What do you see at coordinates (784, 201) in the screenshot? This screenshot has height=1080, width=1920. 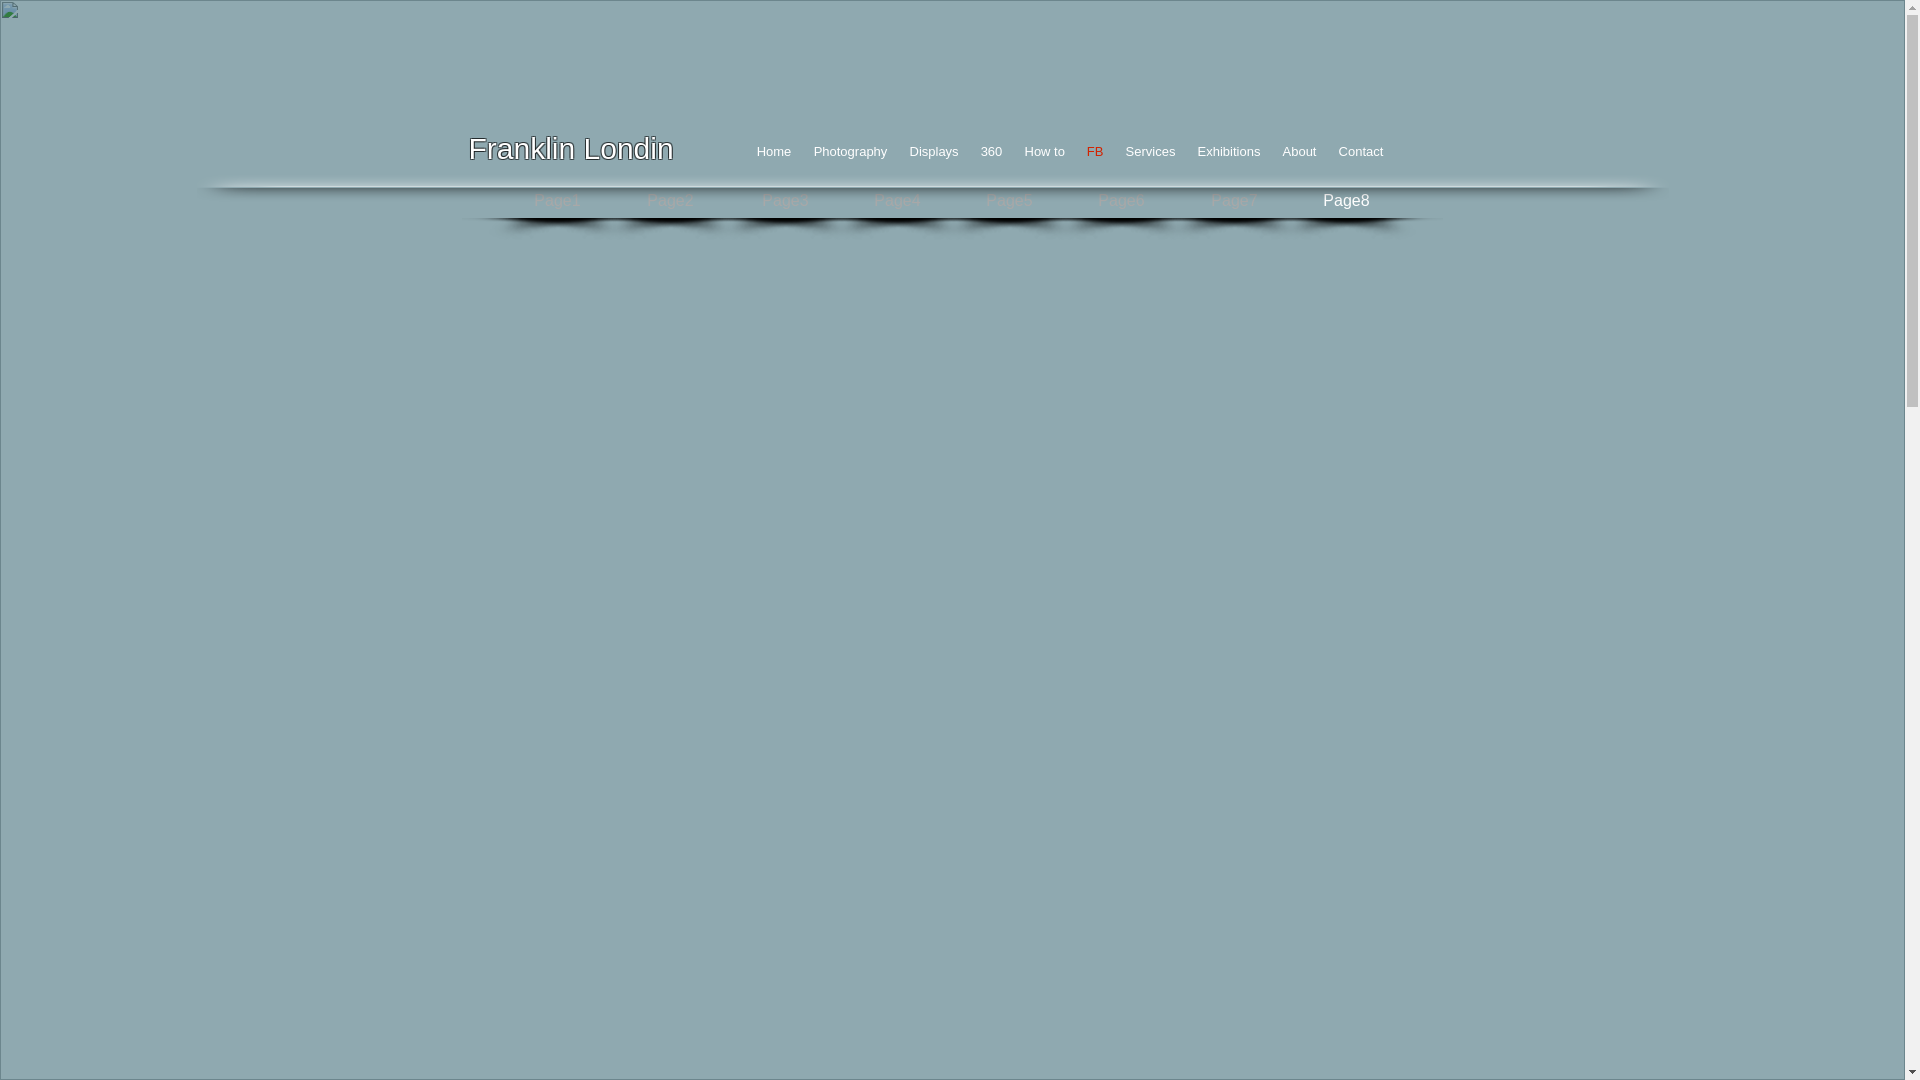 I see `'Page3'` at bounding box center [784, 201].